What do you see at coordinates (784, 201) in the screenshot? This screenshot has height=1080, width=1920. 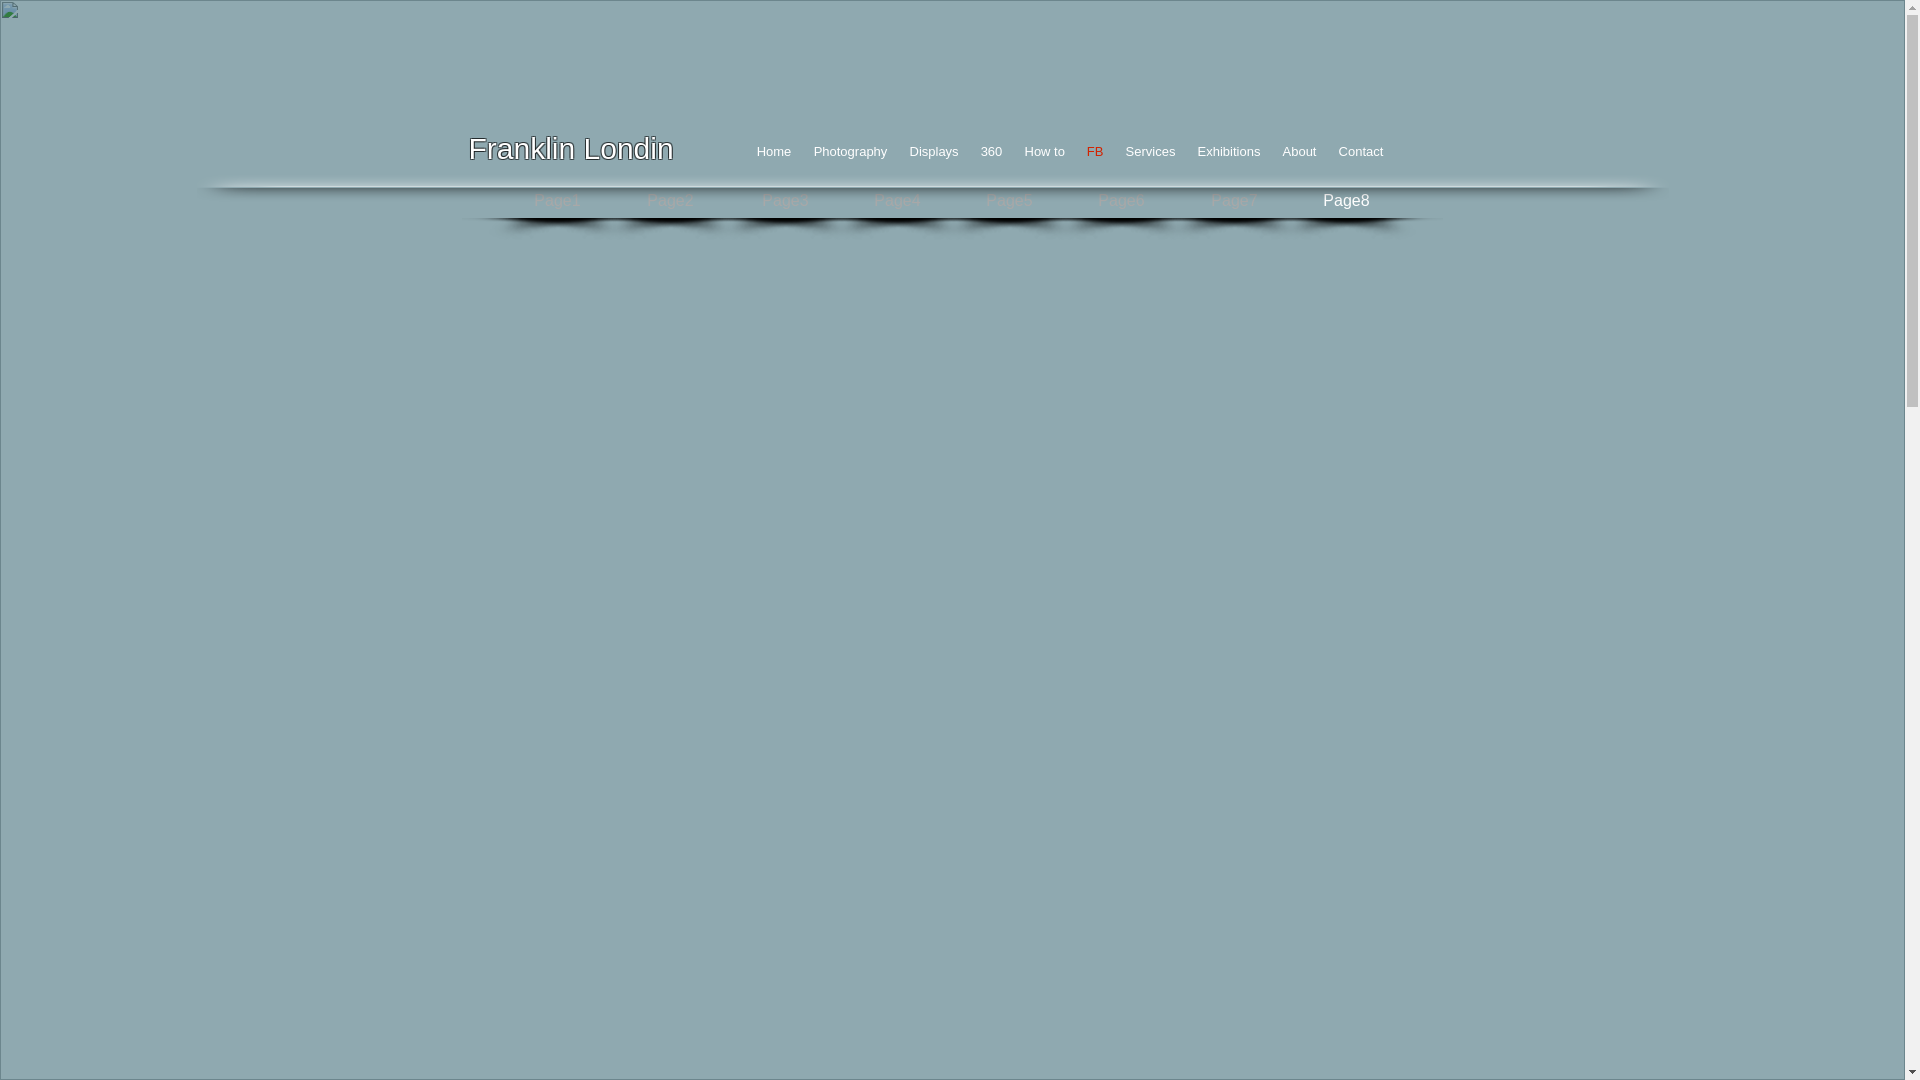 I see `'Page3'` at bounding box center [784, 201].